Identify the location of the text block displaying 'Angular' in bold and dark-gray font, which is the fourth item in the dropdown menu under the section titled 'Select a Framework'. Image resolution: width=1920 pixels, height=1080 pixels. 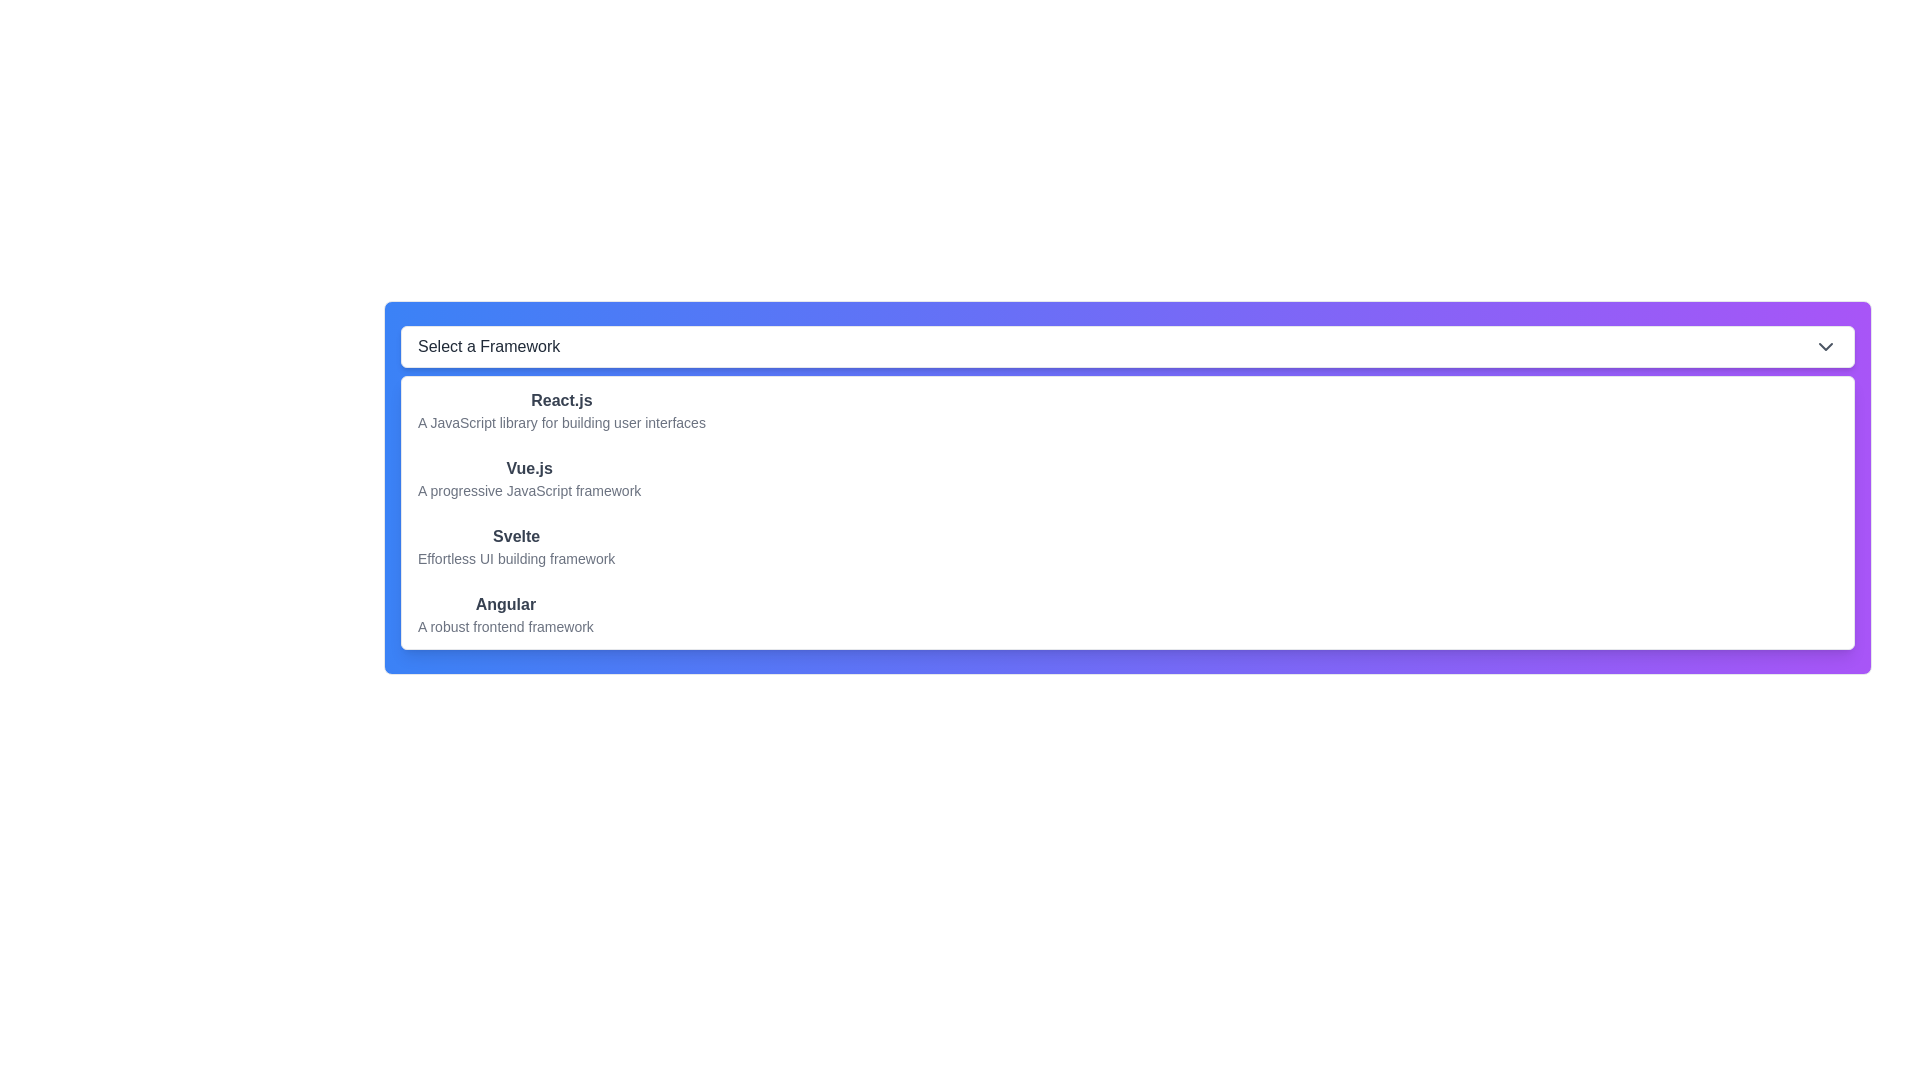
(505, 613).